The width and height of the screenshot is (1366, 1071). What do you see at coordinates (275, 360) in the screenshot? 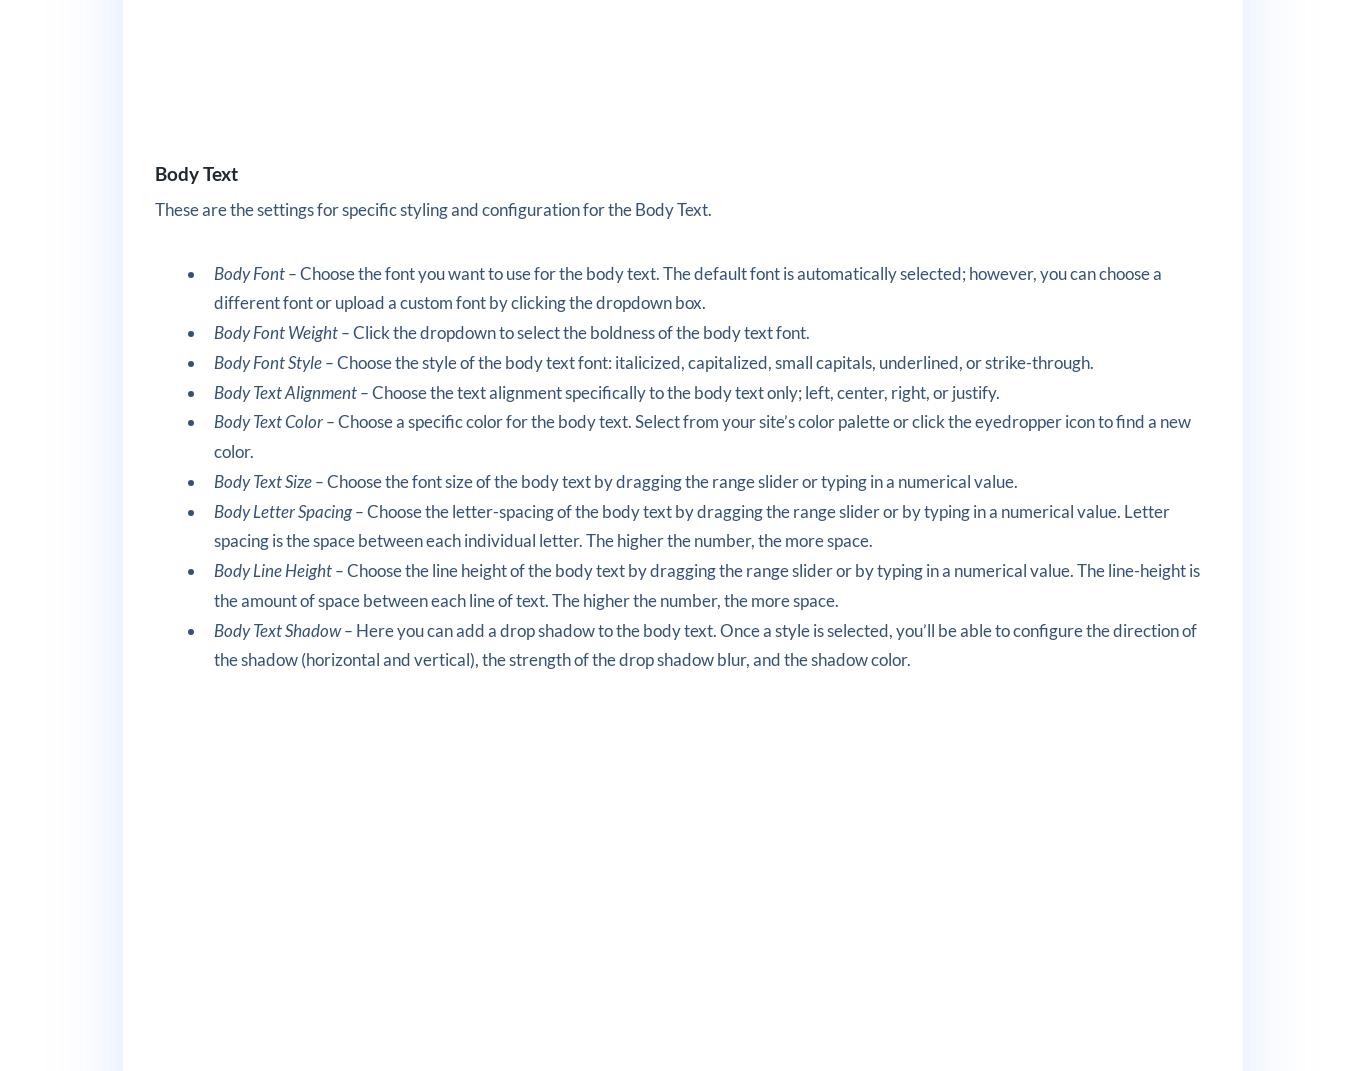
I see `'Body Font Style –'` at bounding box center [275, 360].